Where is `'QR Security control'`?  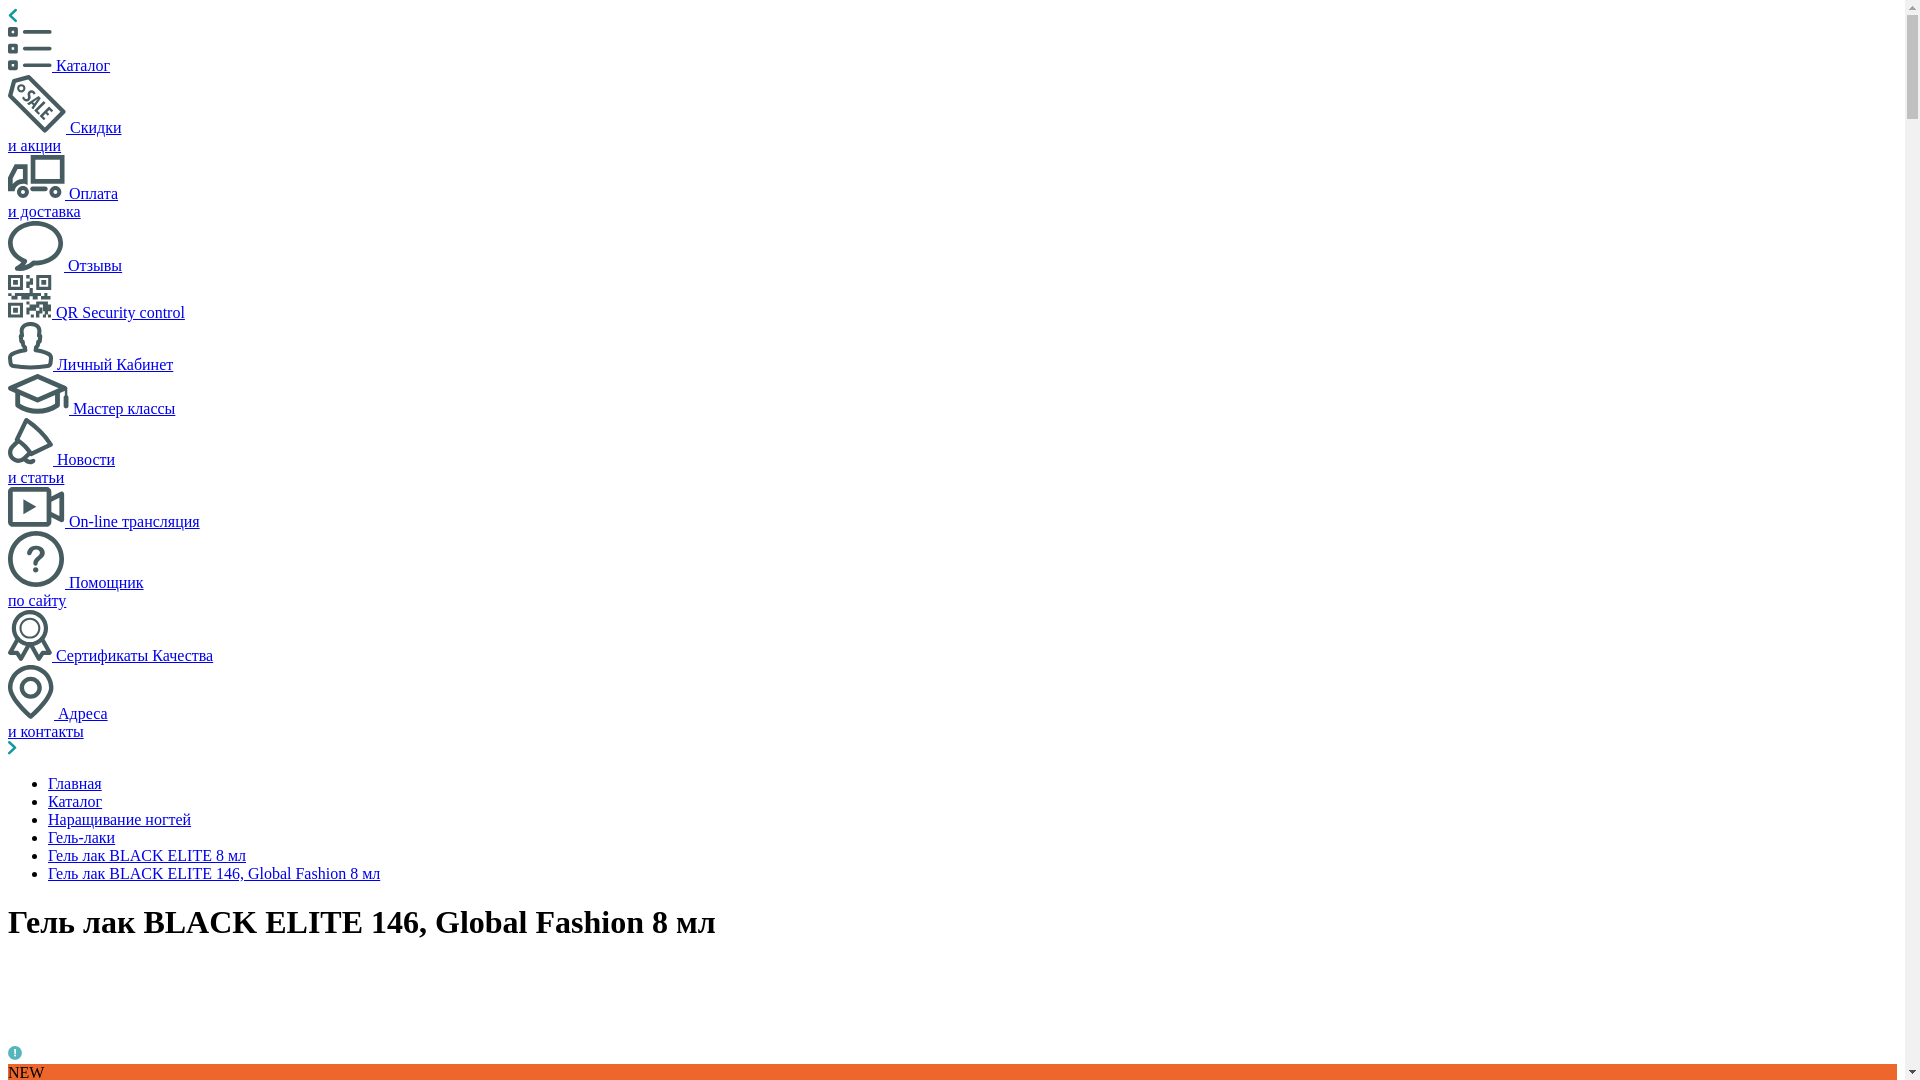
'QR Security control' is located at coordinates (95, 312).